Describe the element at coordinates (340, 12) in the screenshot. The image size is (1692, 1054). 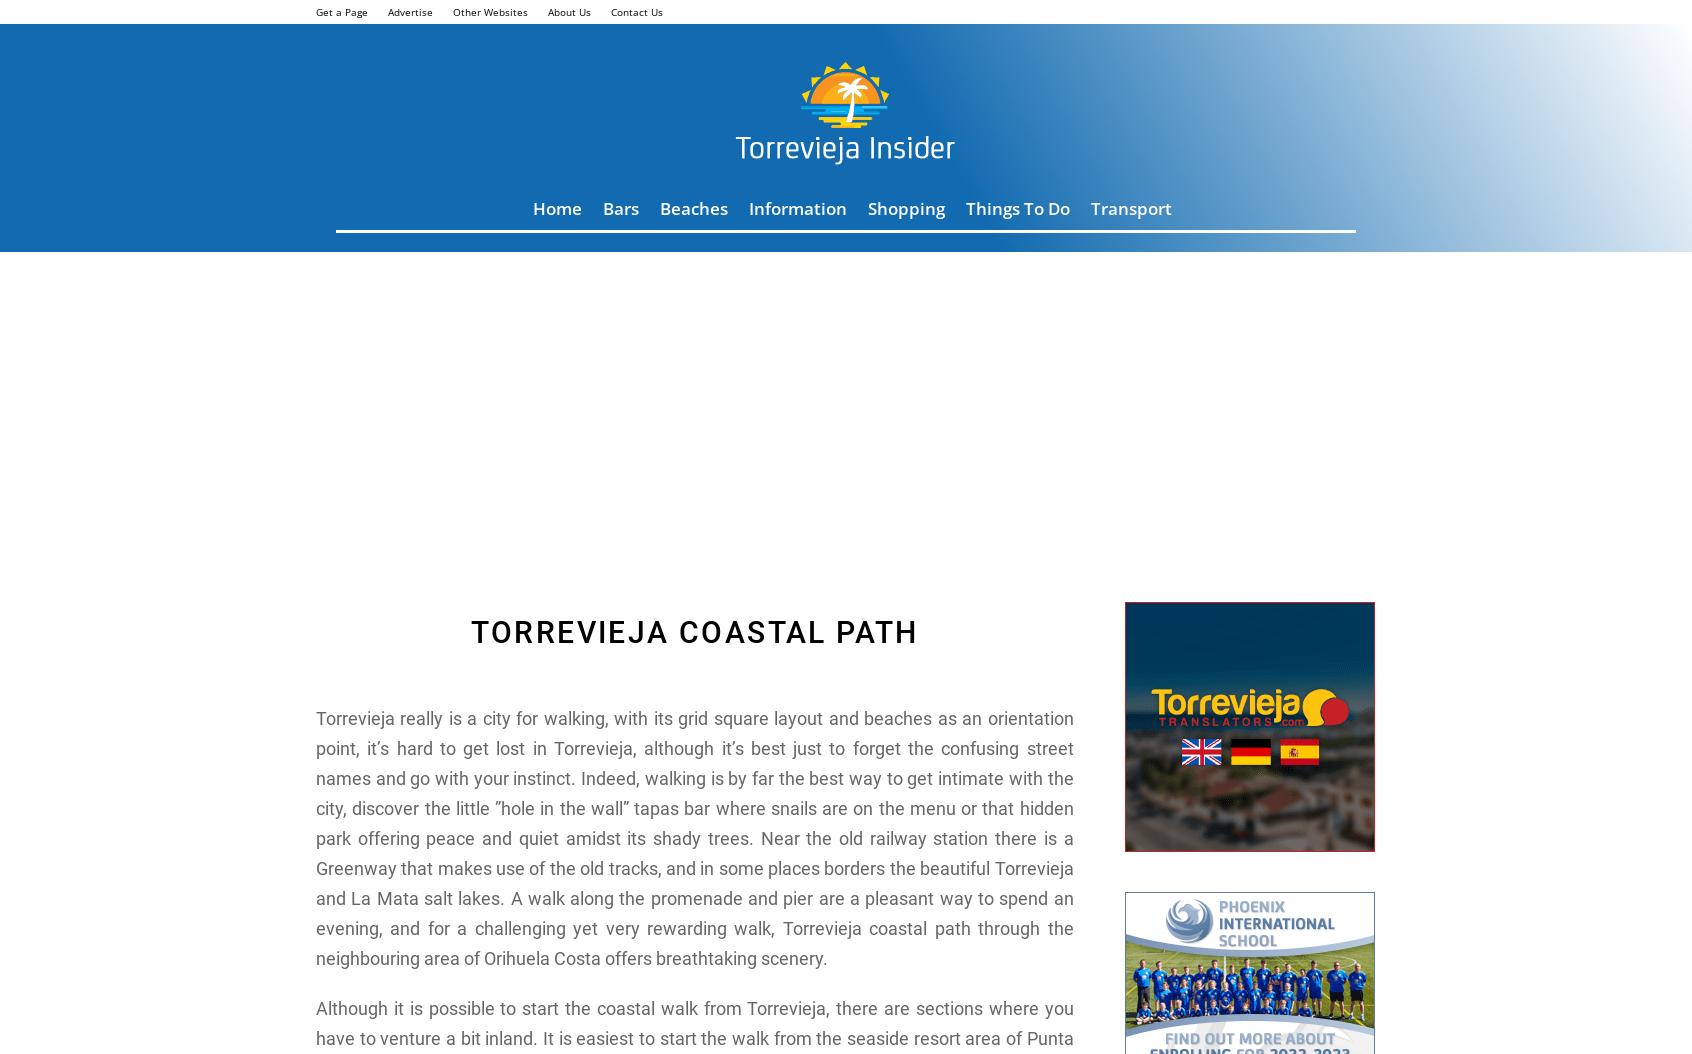
I see `'Get a Page'` at that location.